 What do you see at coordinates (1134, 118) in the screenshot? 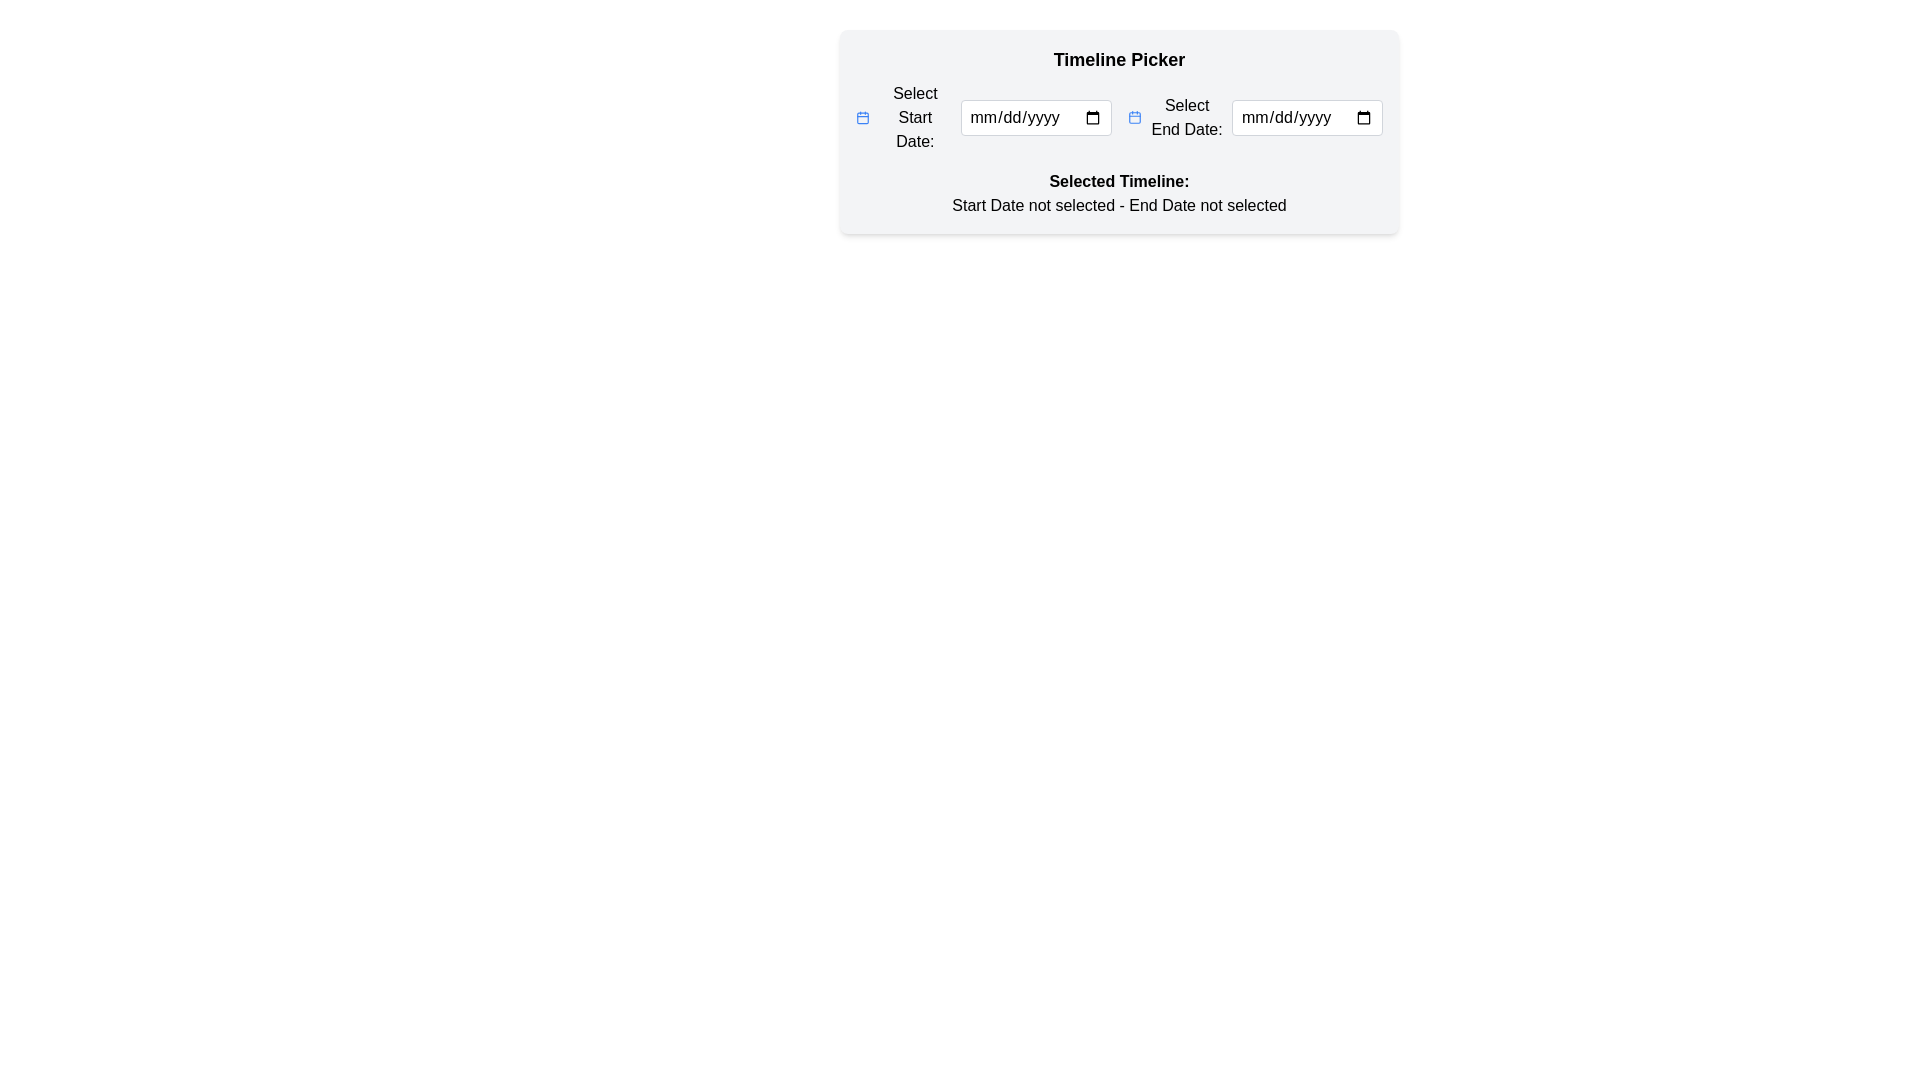
I see `the blue calendar icon located near the 'Select End Date:' label in the timeline picker interface` at bounding box center [1134, 118].